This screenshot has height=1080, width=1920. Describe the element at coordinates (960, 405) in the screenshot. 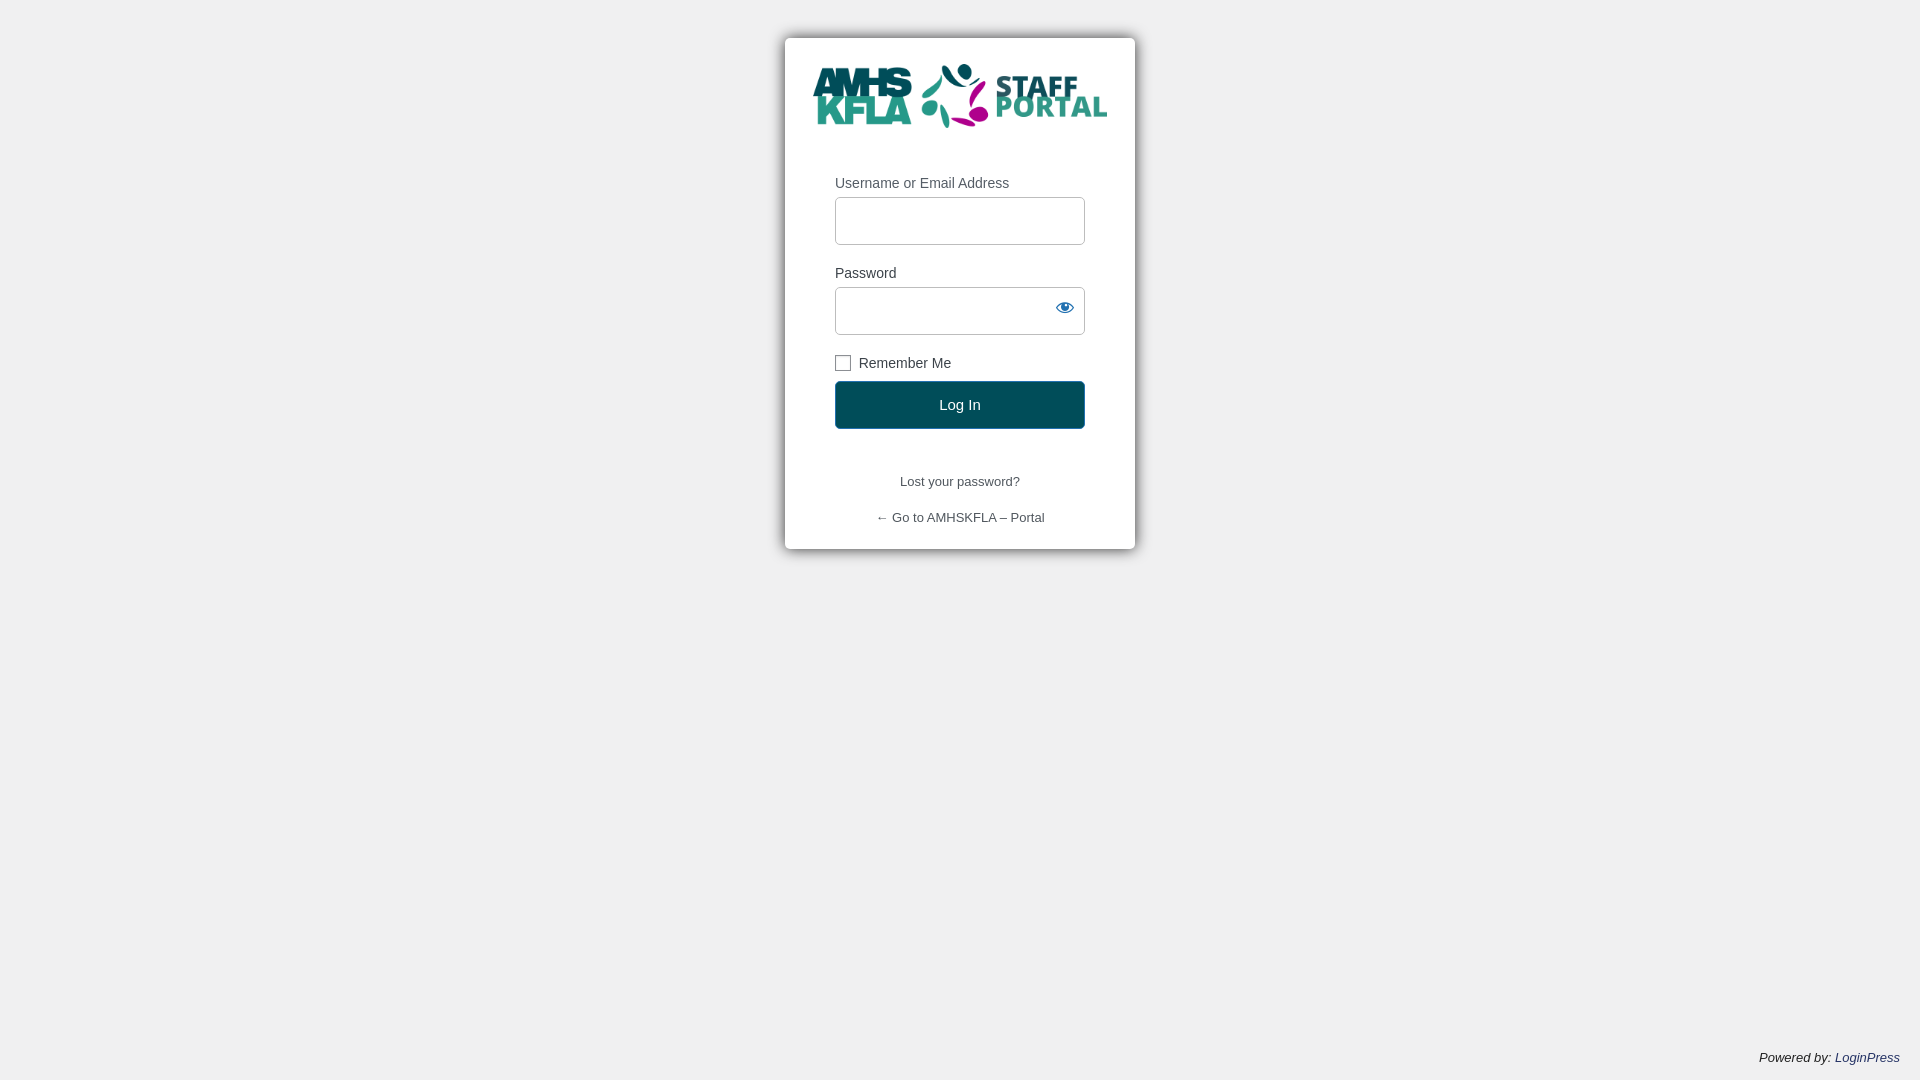

I see `'Log In'` at that location.